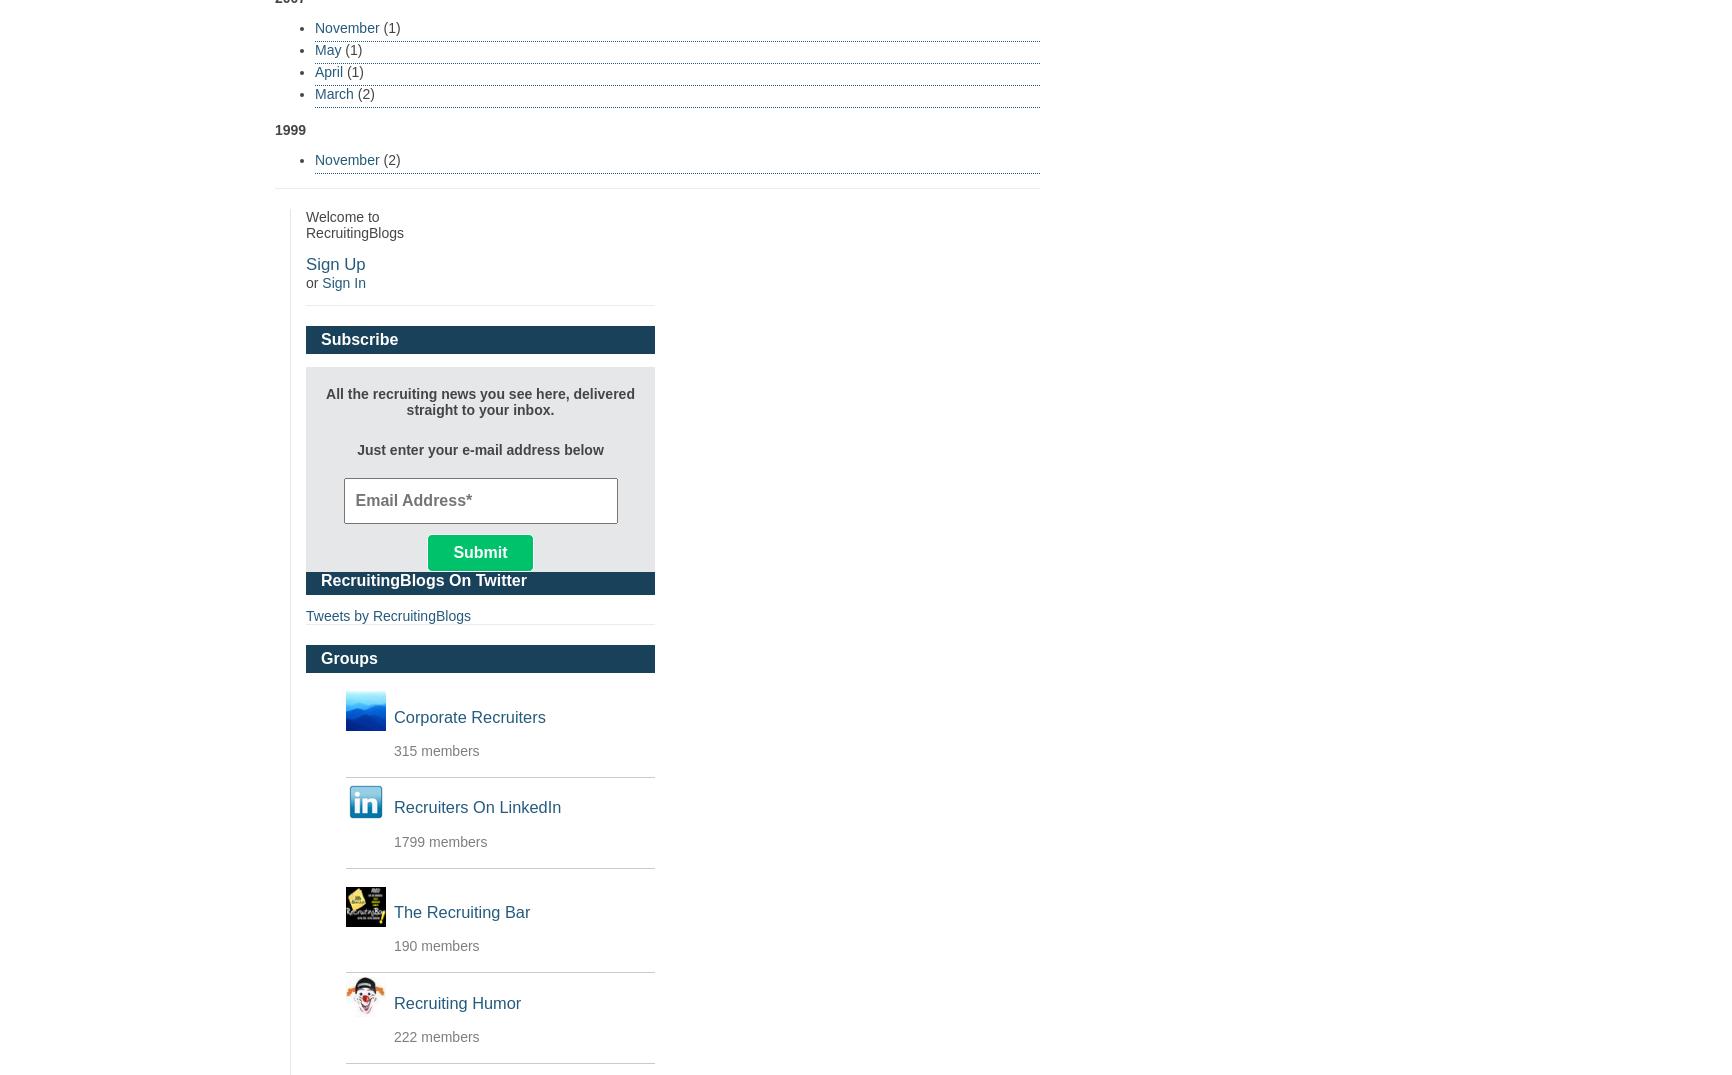 The height and width of the screenshot is (1075, 1732). Describe the element at coordinates (327, 48) in the screenshot. I see `'May'` at that location.